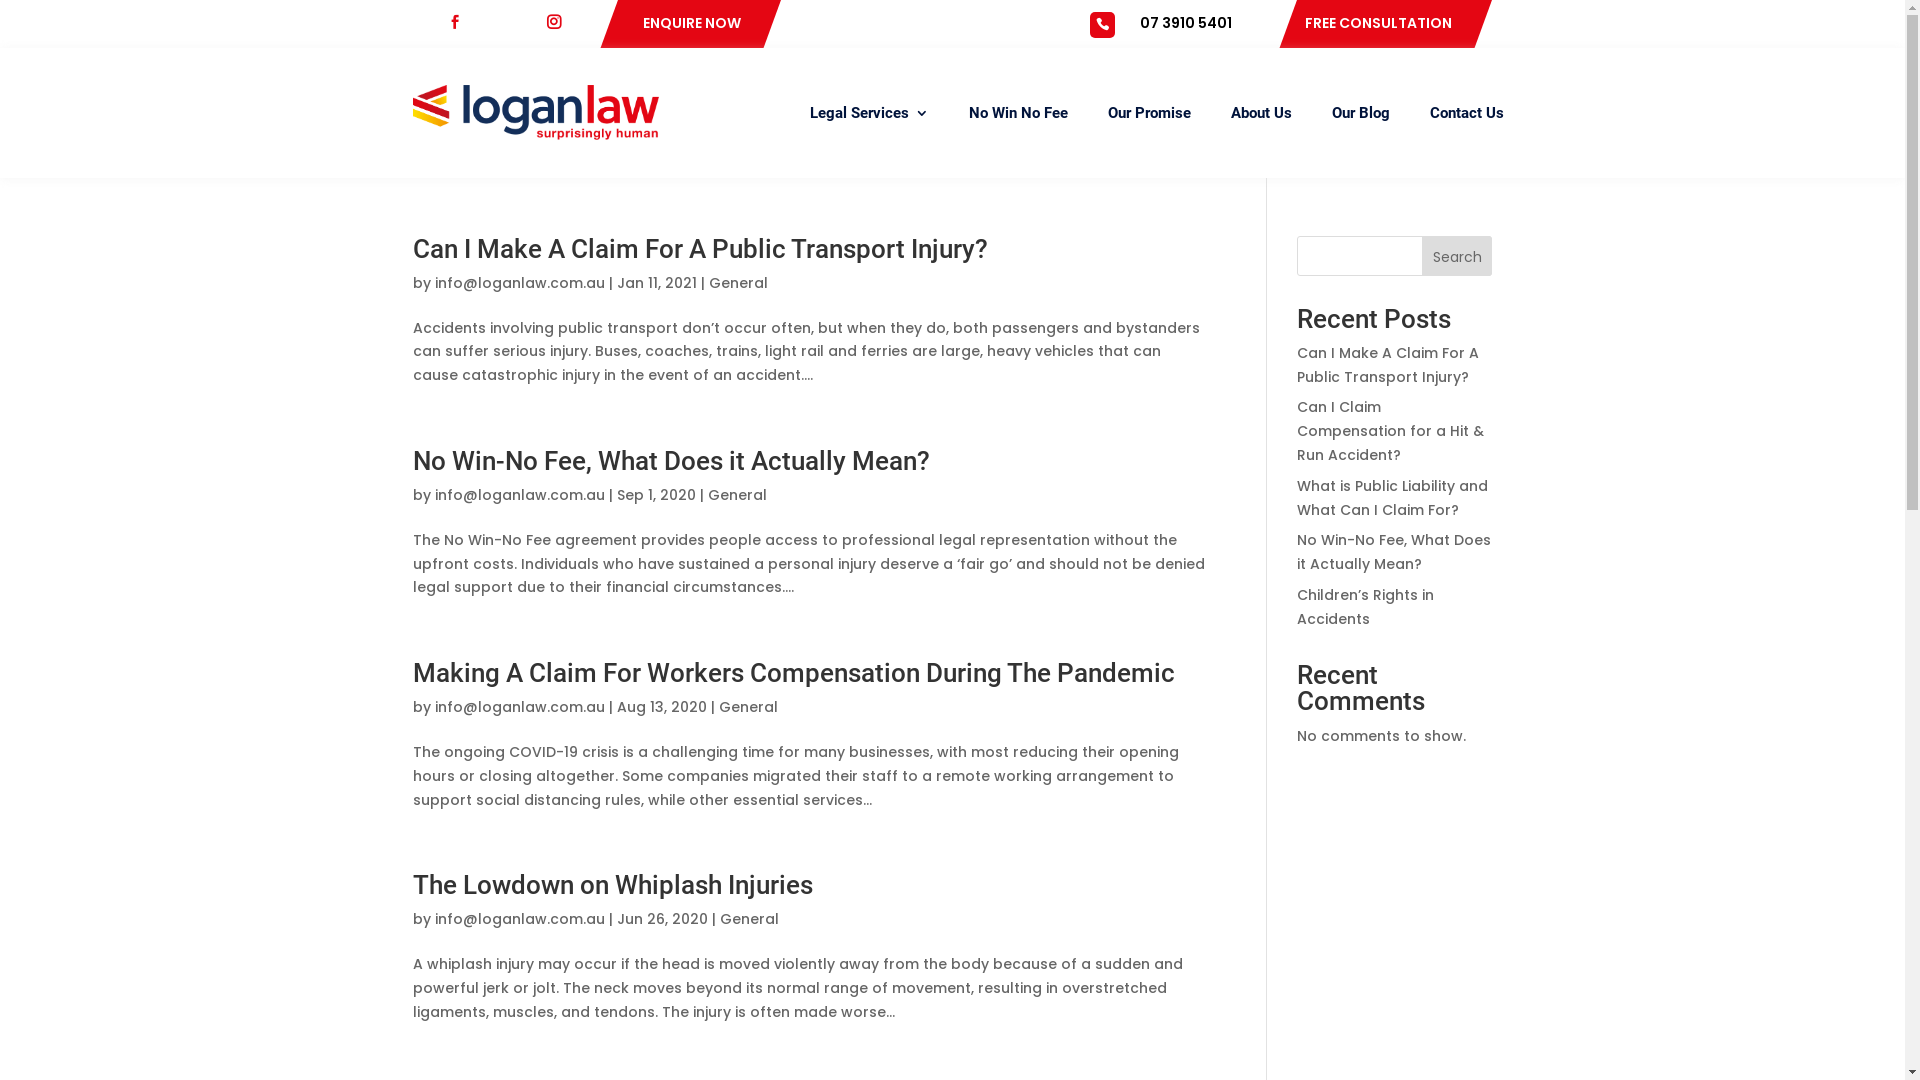 Image resolution: width=1920 pixels, height=1080 pixels. I want to click on 'fb', so click(461, 23).